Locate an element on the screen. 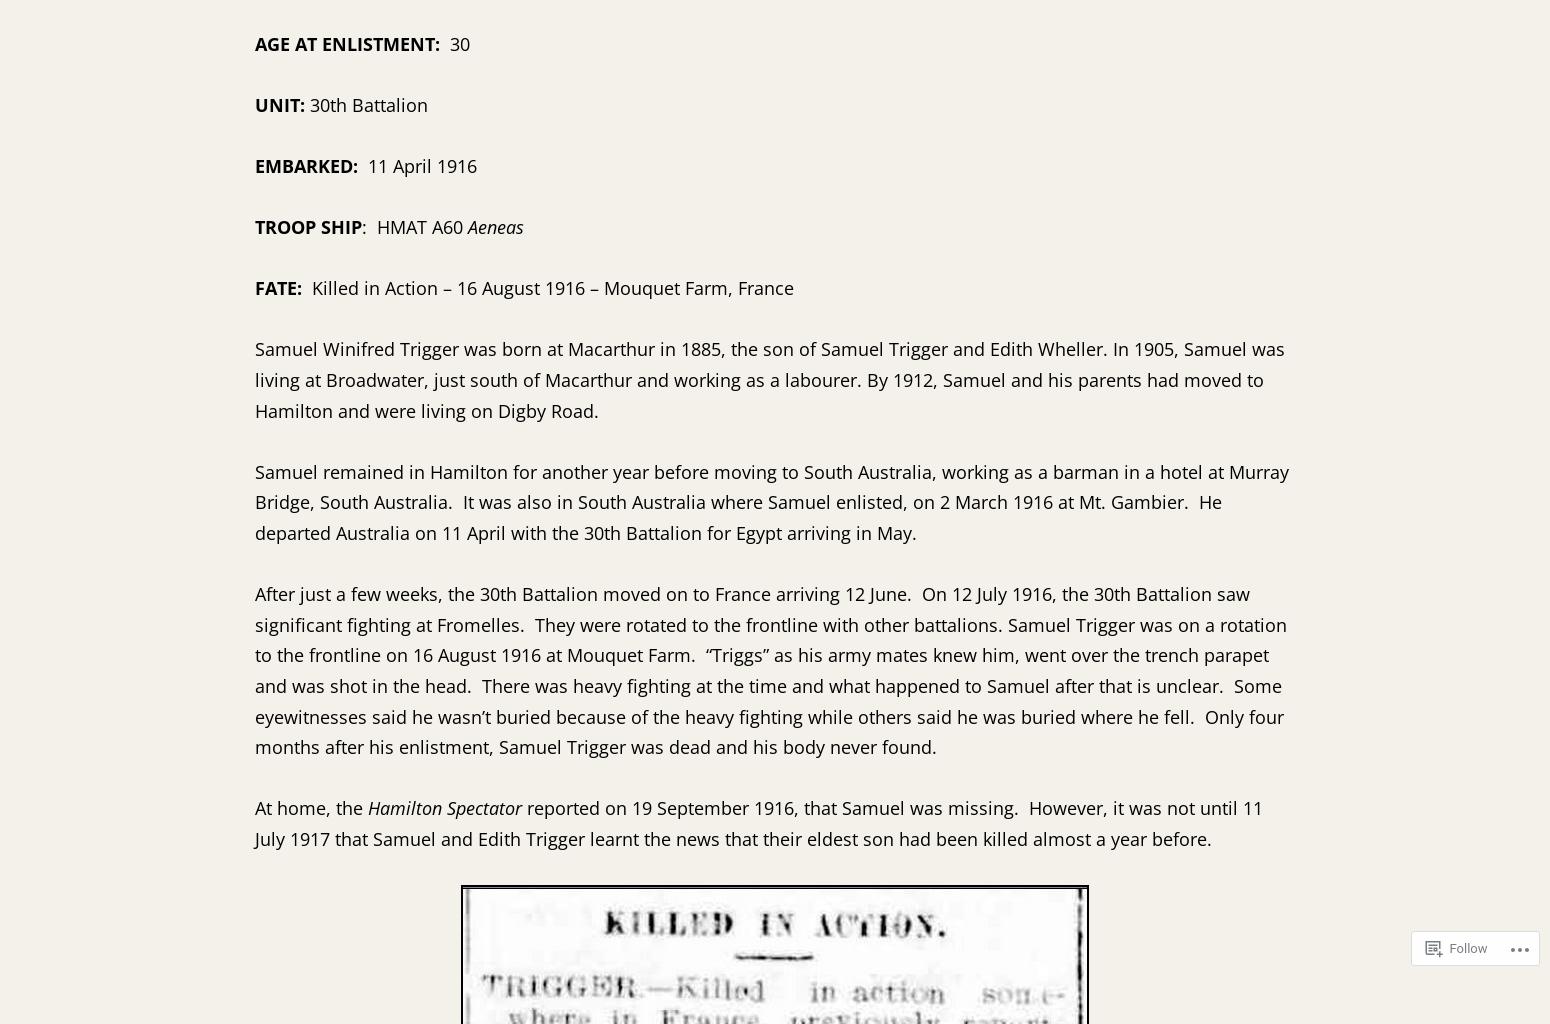 The image size is (1550, 1024). 'FATE:' is located at coordinates (283, 287).